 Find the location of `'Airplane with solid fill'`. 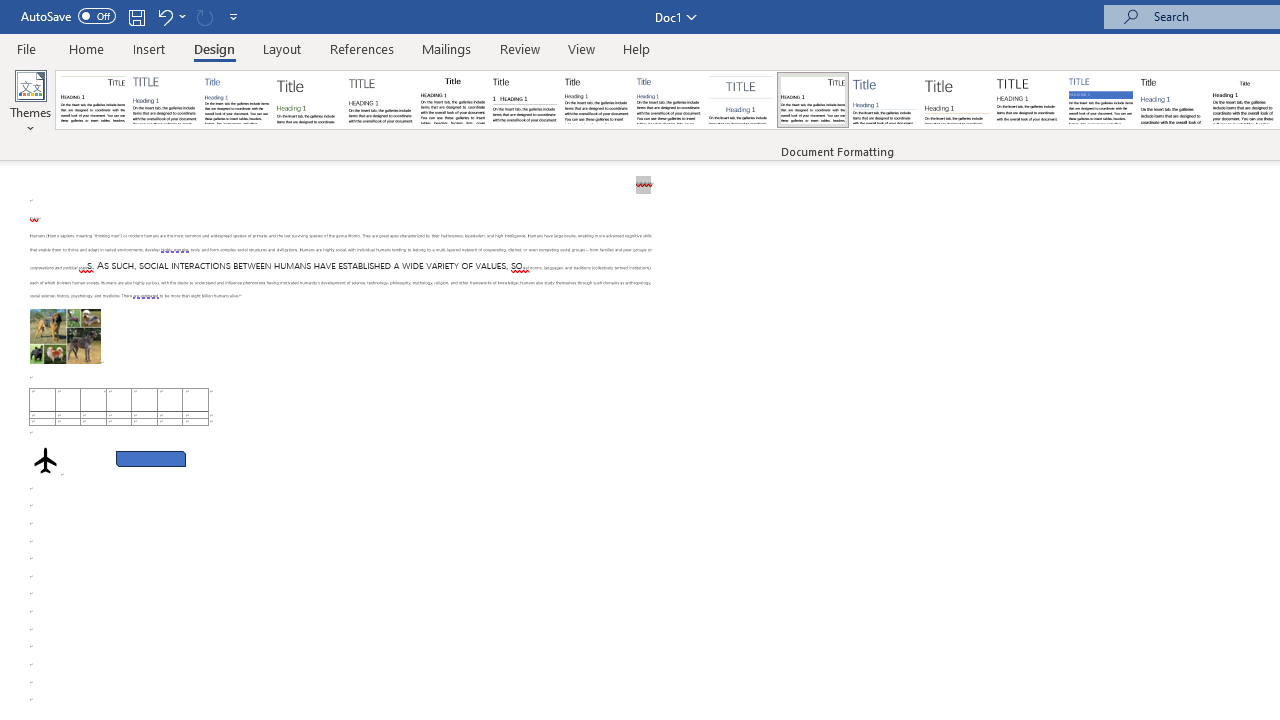

'Airplane with solid fill' is located at coordinates (45, 460).